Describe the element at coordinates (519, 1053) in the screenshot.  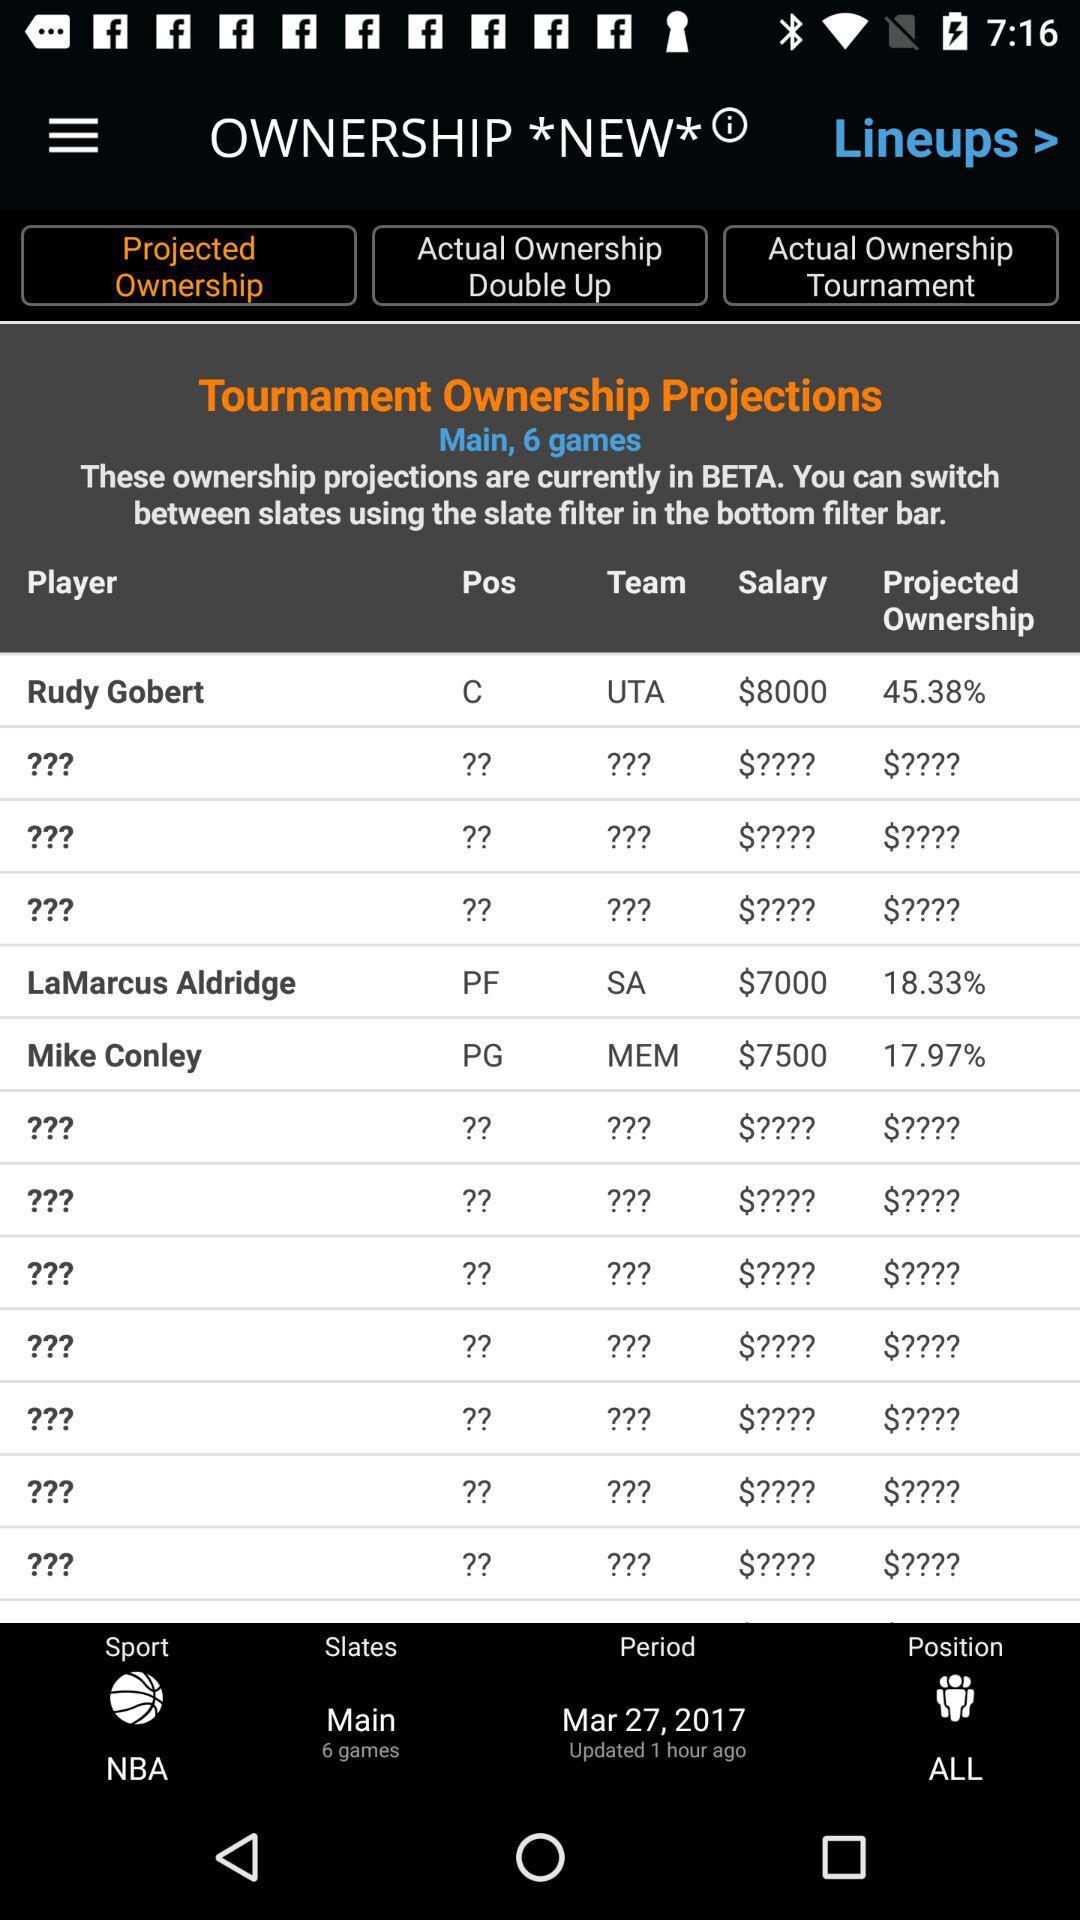
I see `item next to mike conley icon` at that location.